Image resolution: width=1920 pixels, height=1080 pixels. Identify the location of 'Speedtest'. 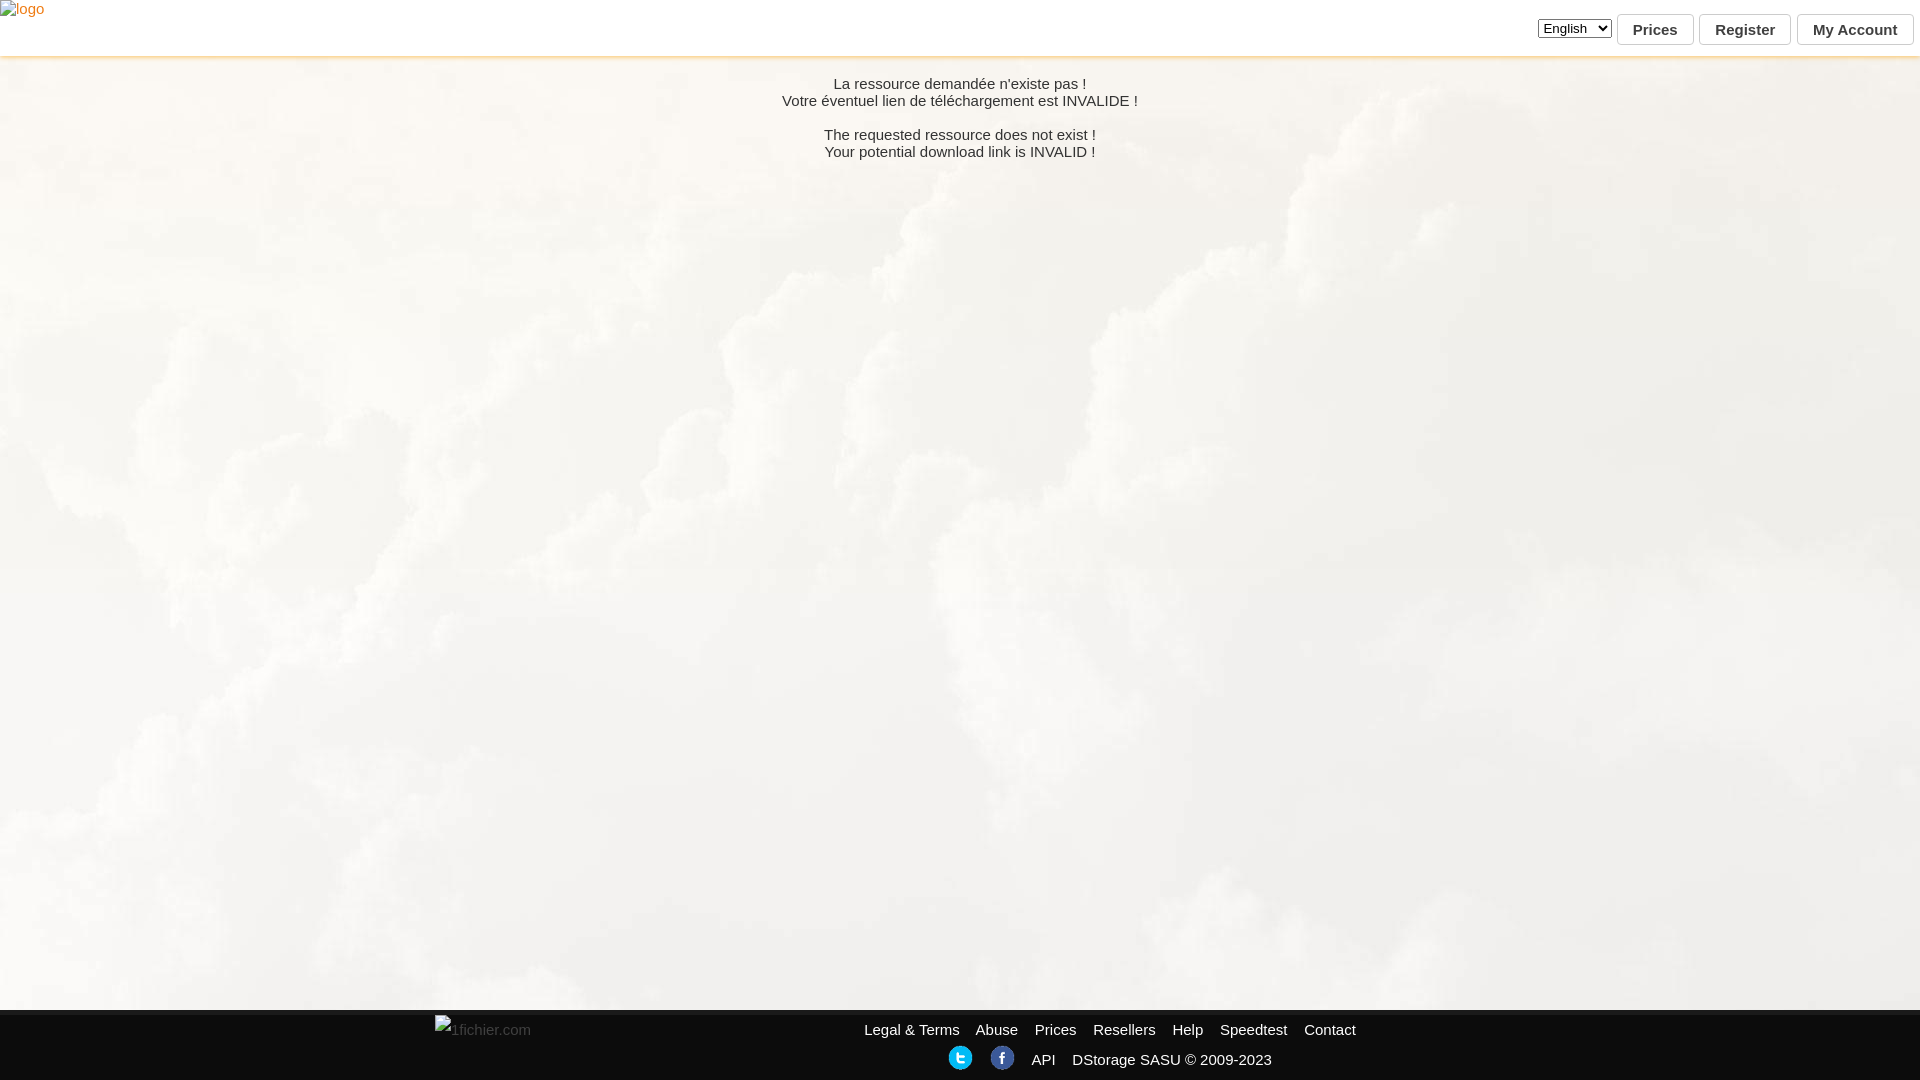
(1252, 1029).